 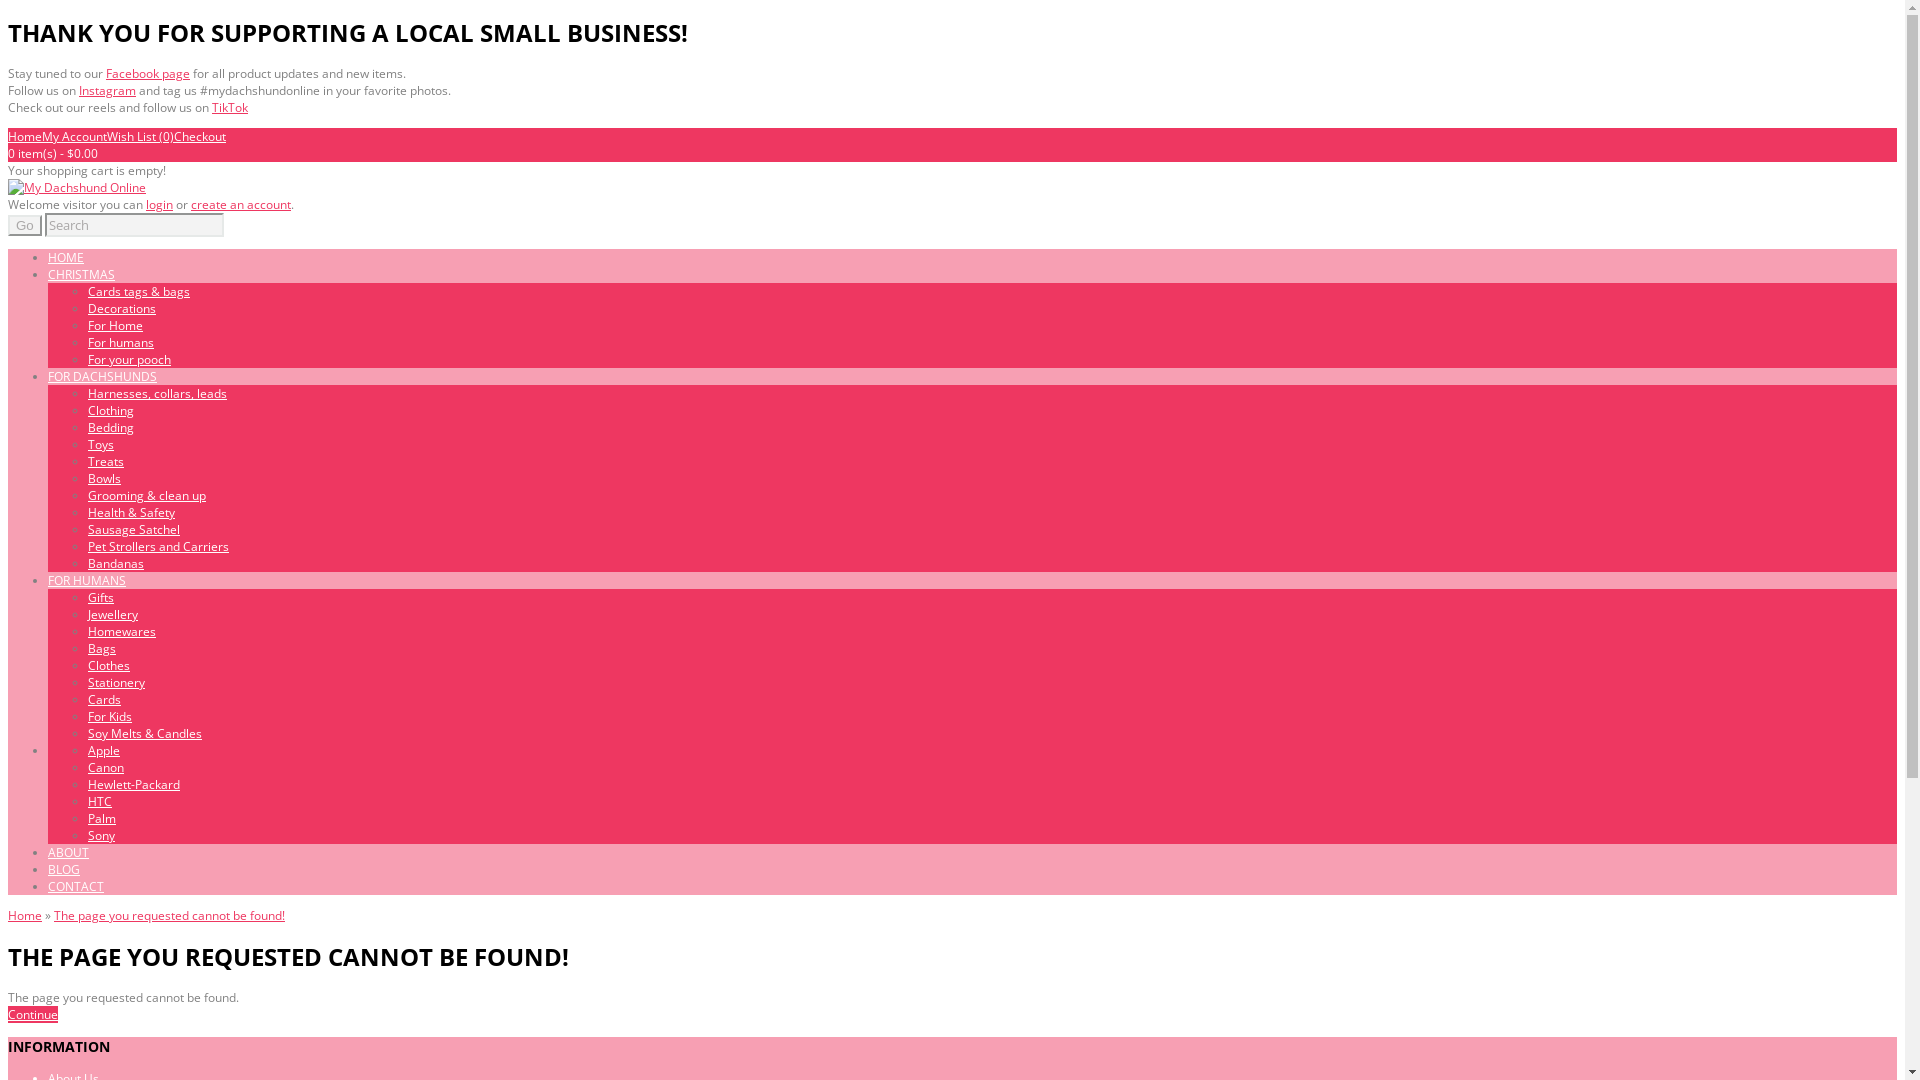 What do you see at coordinates (76, 187) in the screenshot?
I see `'My Dachshund Online'` at bounding box center [76, 187].